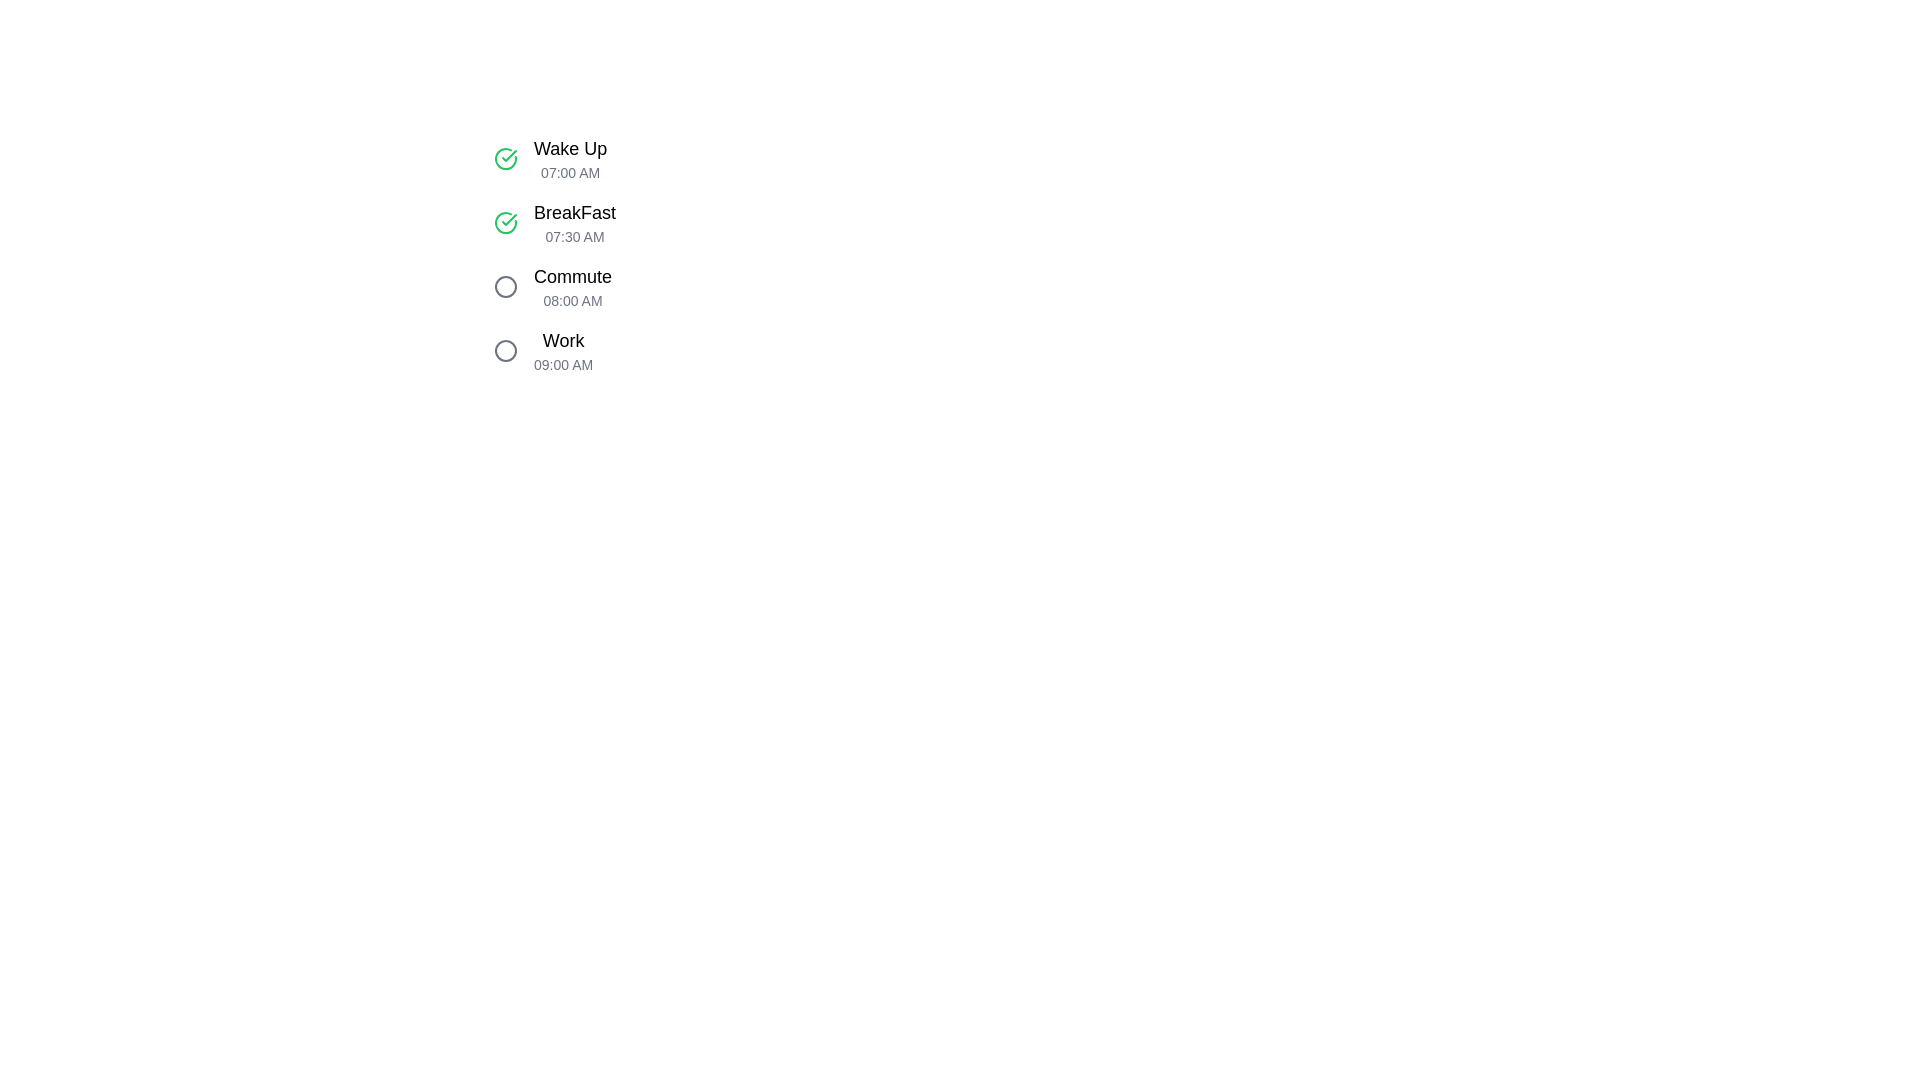 The height and width of the screenshot is (1080, 1920). What do you see at coordinates (569, 172) in the screenshot?
I see `the text label displaying '07:00 AM' which is styled in small, gray-colored font, located beneath the 'Wake Up' label` at bounding box center [569, 172].